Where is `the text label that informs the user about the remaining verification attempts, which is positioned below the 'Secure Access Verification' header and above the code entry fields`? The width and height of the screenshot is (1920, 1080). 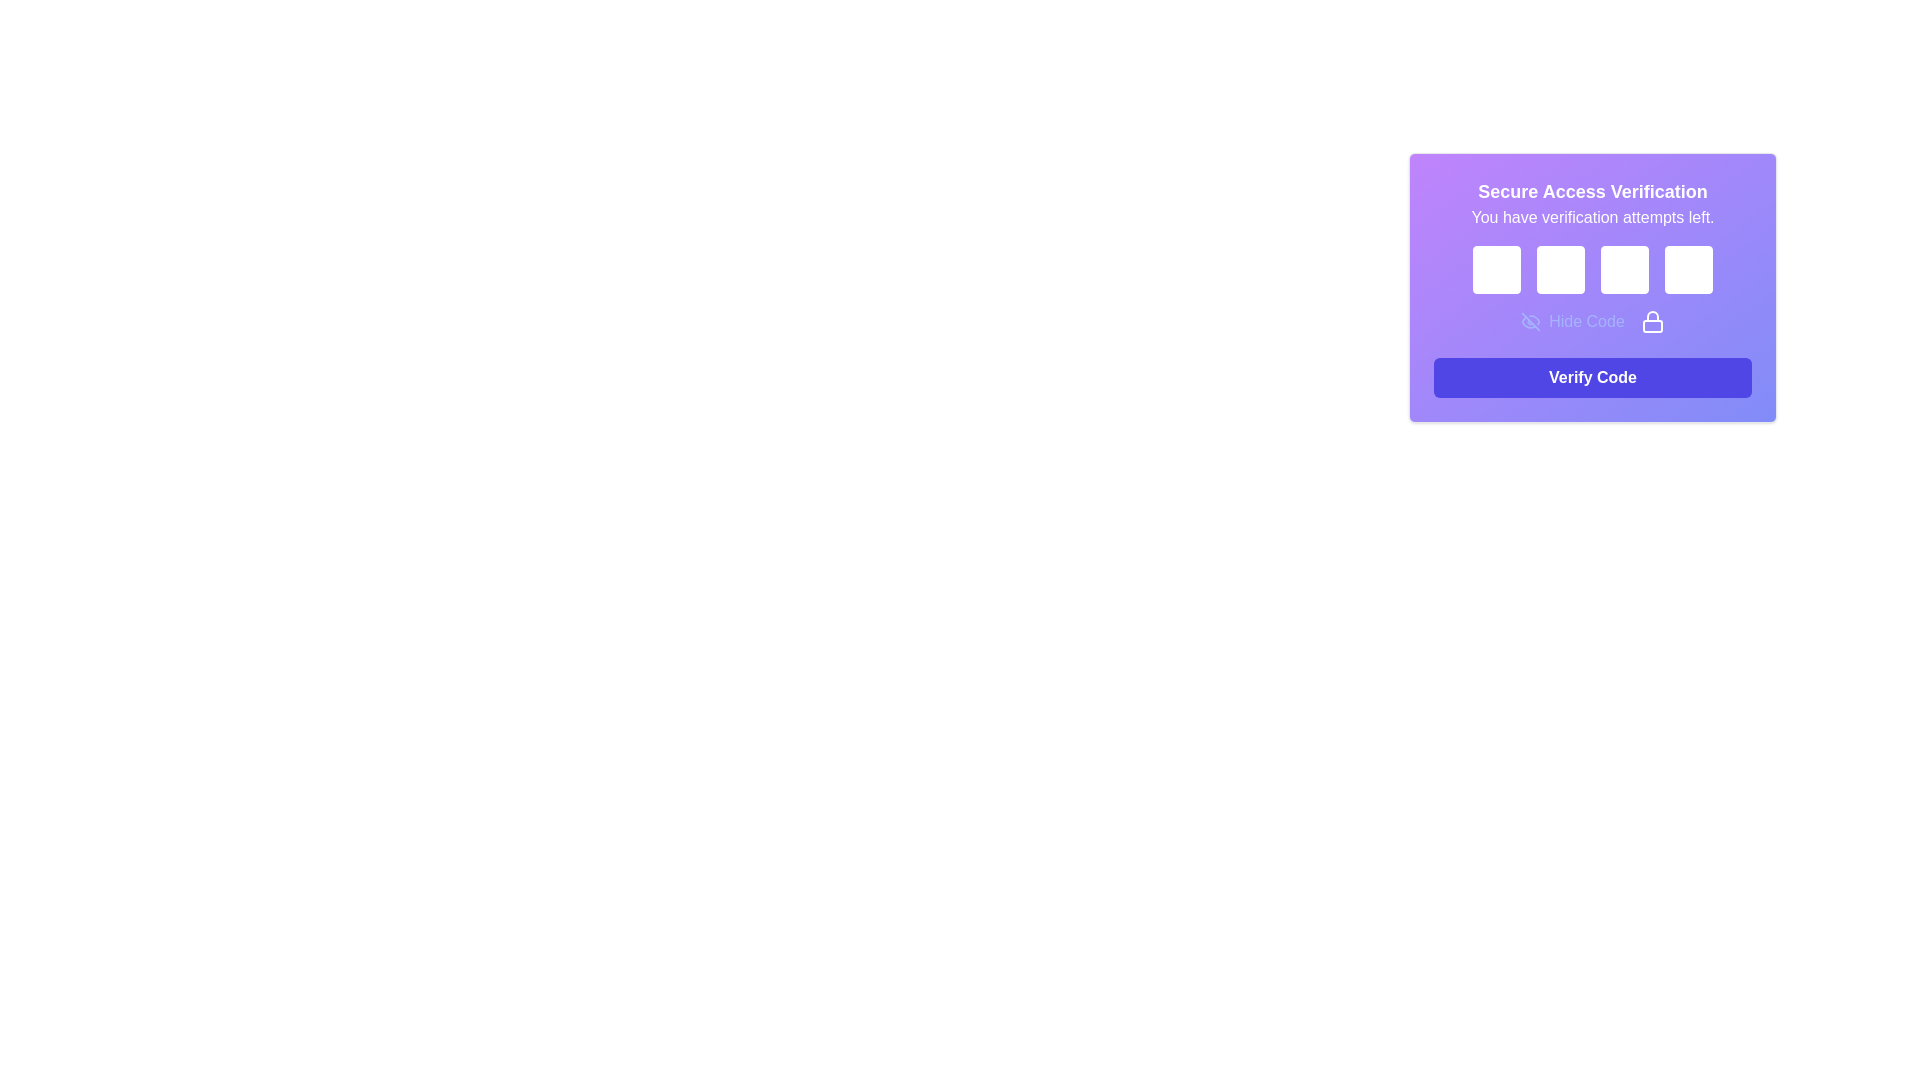
the text label that informs the user about the remaining verification attempts, which is positioned below the 'Secure Access Verification' header and above the code entry fields is located at coordinates (1592, 218).